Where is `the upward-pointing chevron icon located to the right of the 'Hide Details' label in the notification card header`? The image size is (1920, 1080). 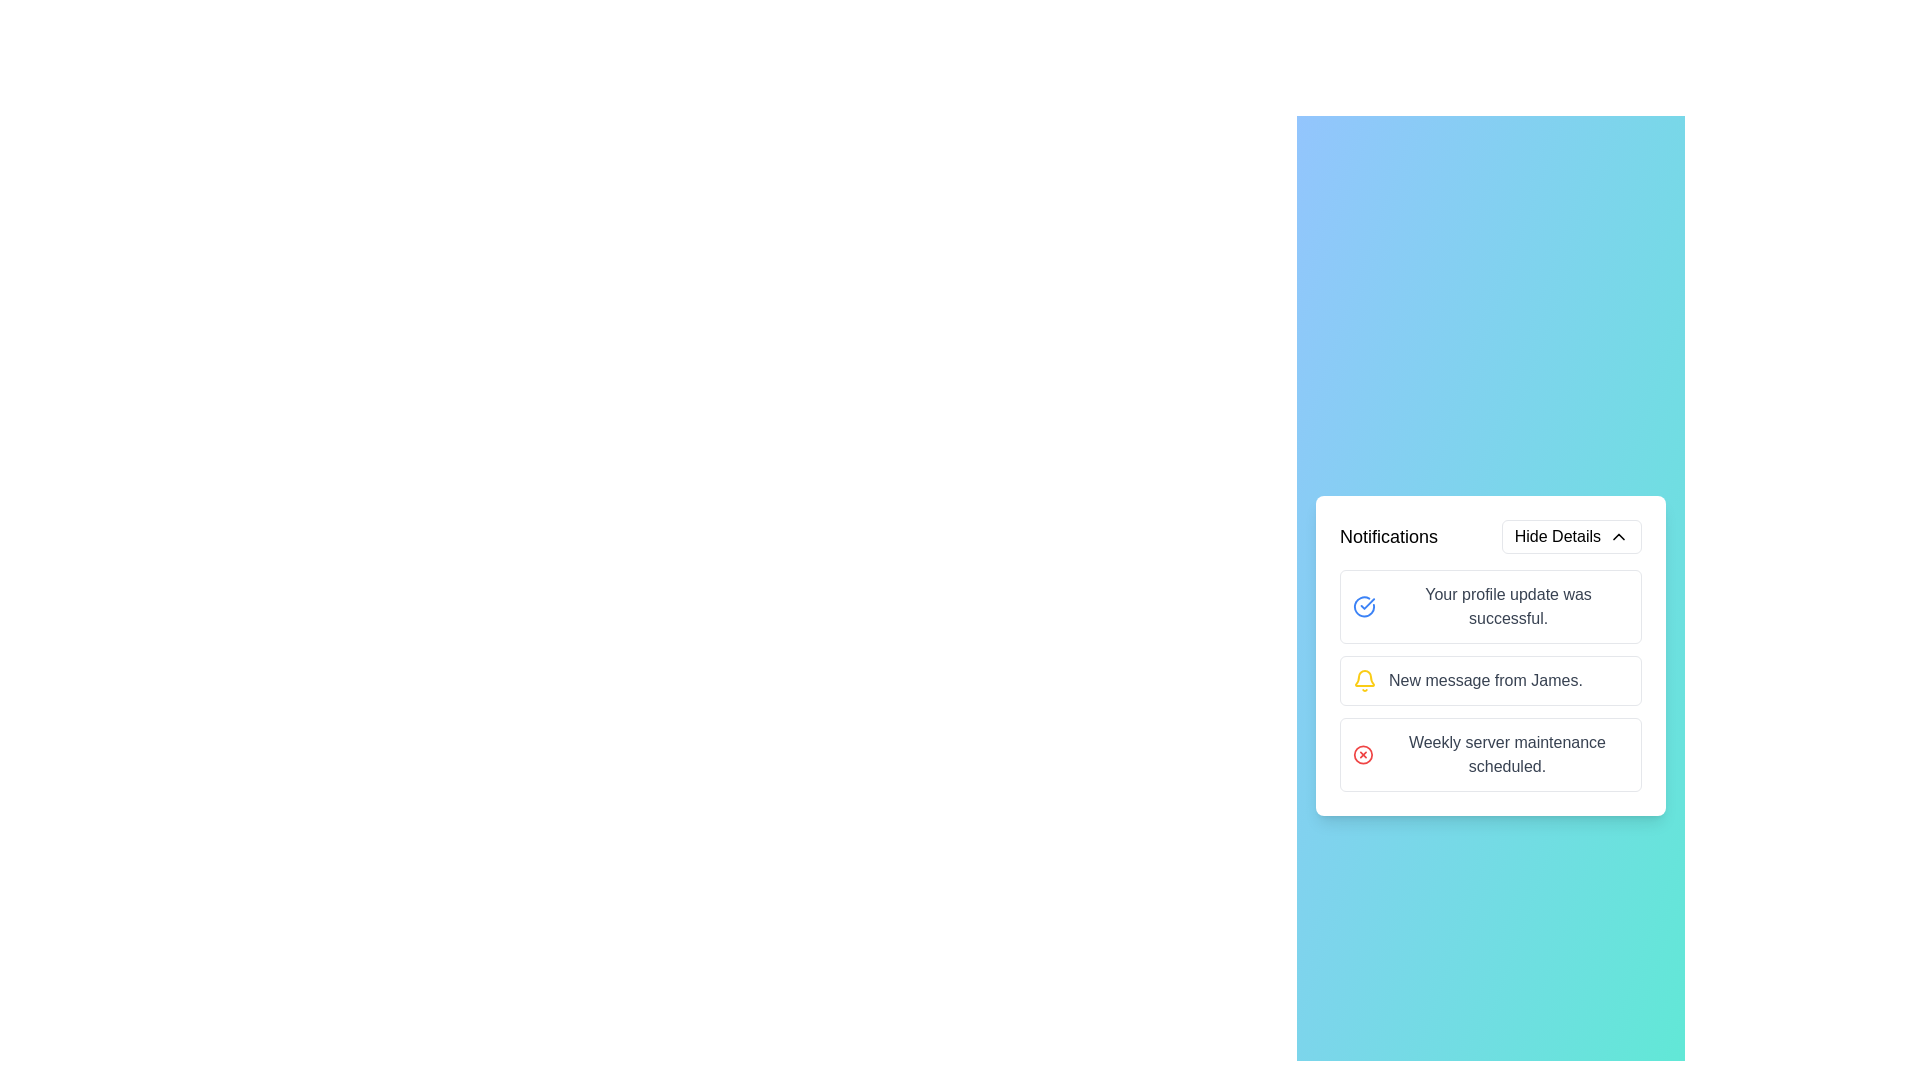
the upward-pointing chevron icon located to the right of the 'Hide Details' label in the notification card header is located at coordinates (1618, 535).